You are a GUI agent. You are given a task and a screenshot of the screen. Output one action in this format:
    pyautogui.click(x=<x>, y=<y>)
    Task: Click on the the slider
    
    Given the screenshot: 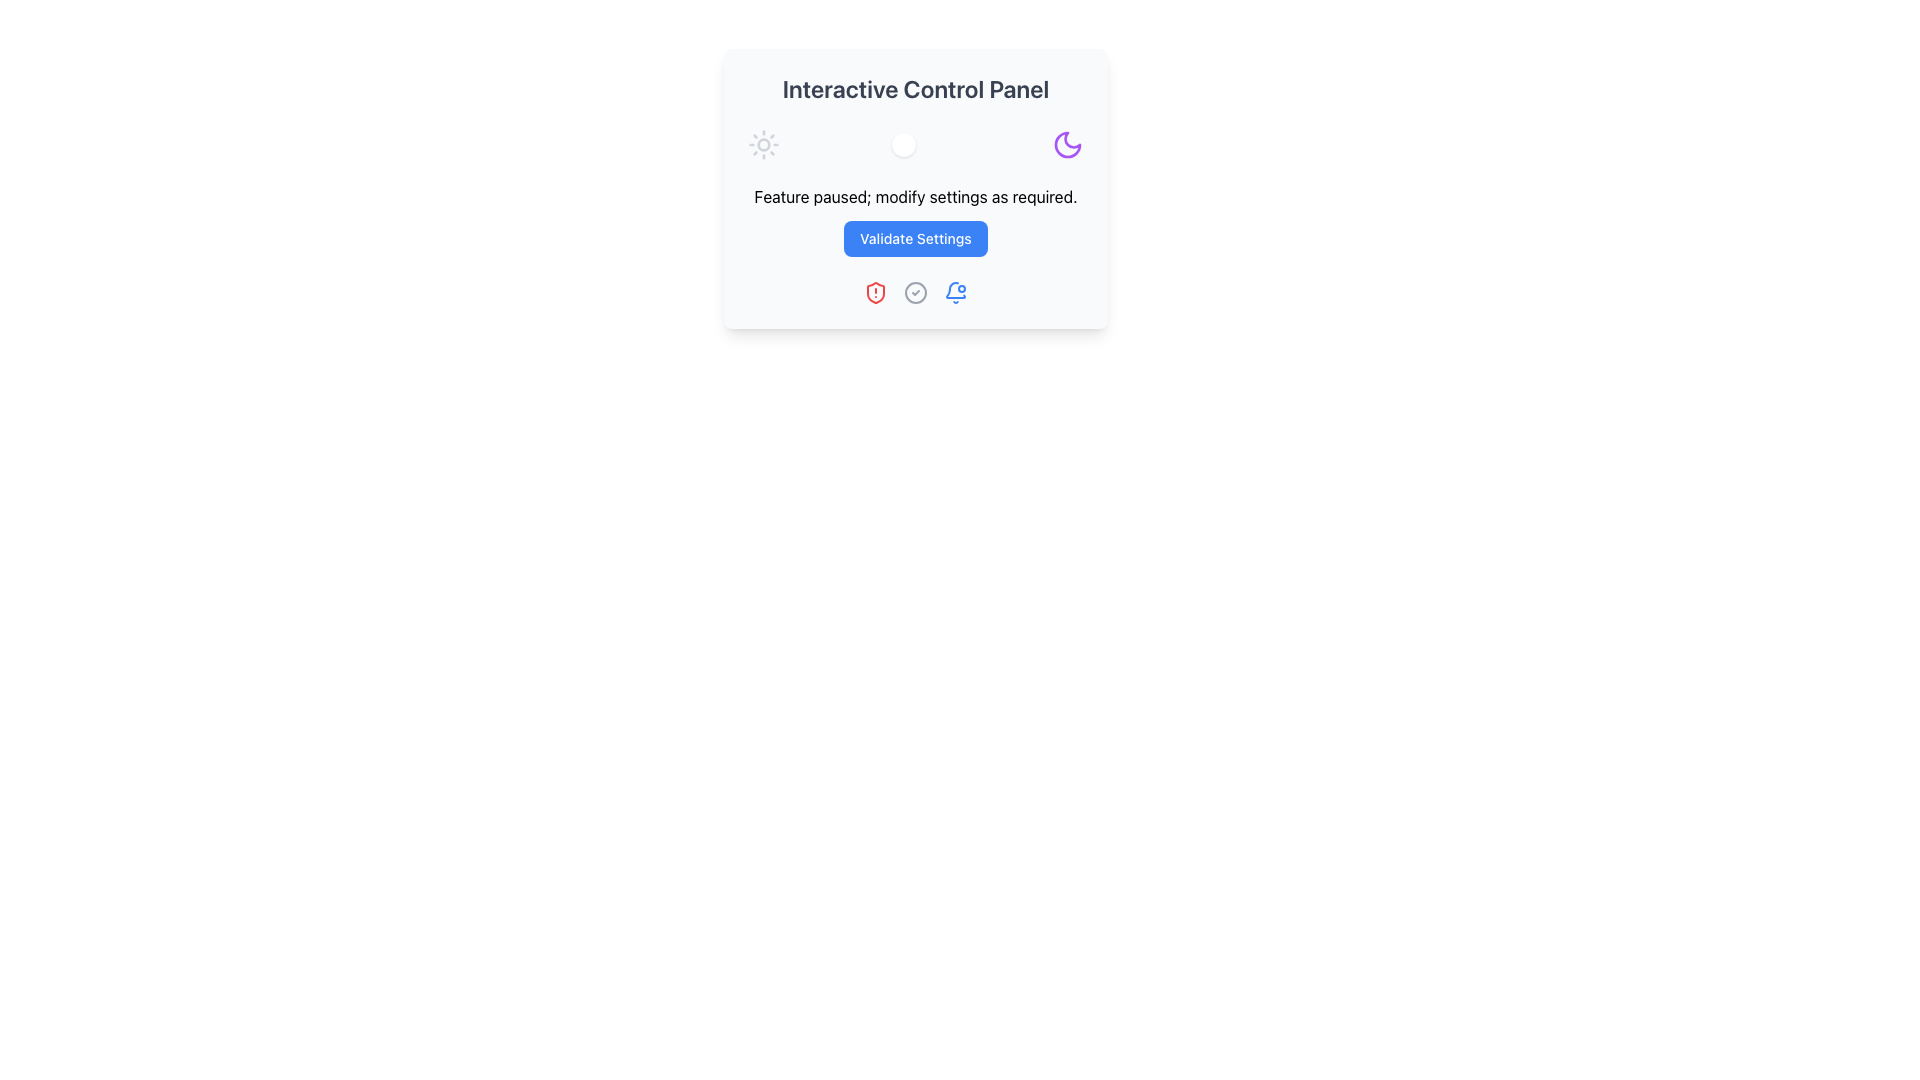 What is the action you would take?
    pyautogui.click(x=893, y=144)
    